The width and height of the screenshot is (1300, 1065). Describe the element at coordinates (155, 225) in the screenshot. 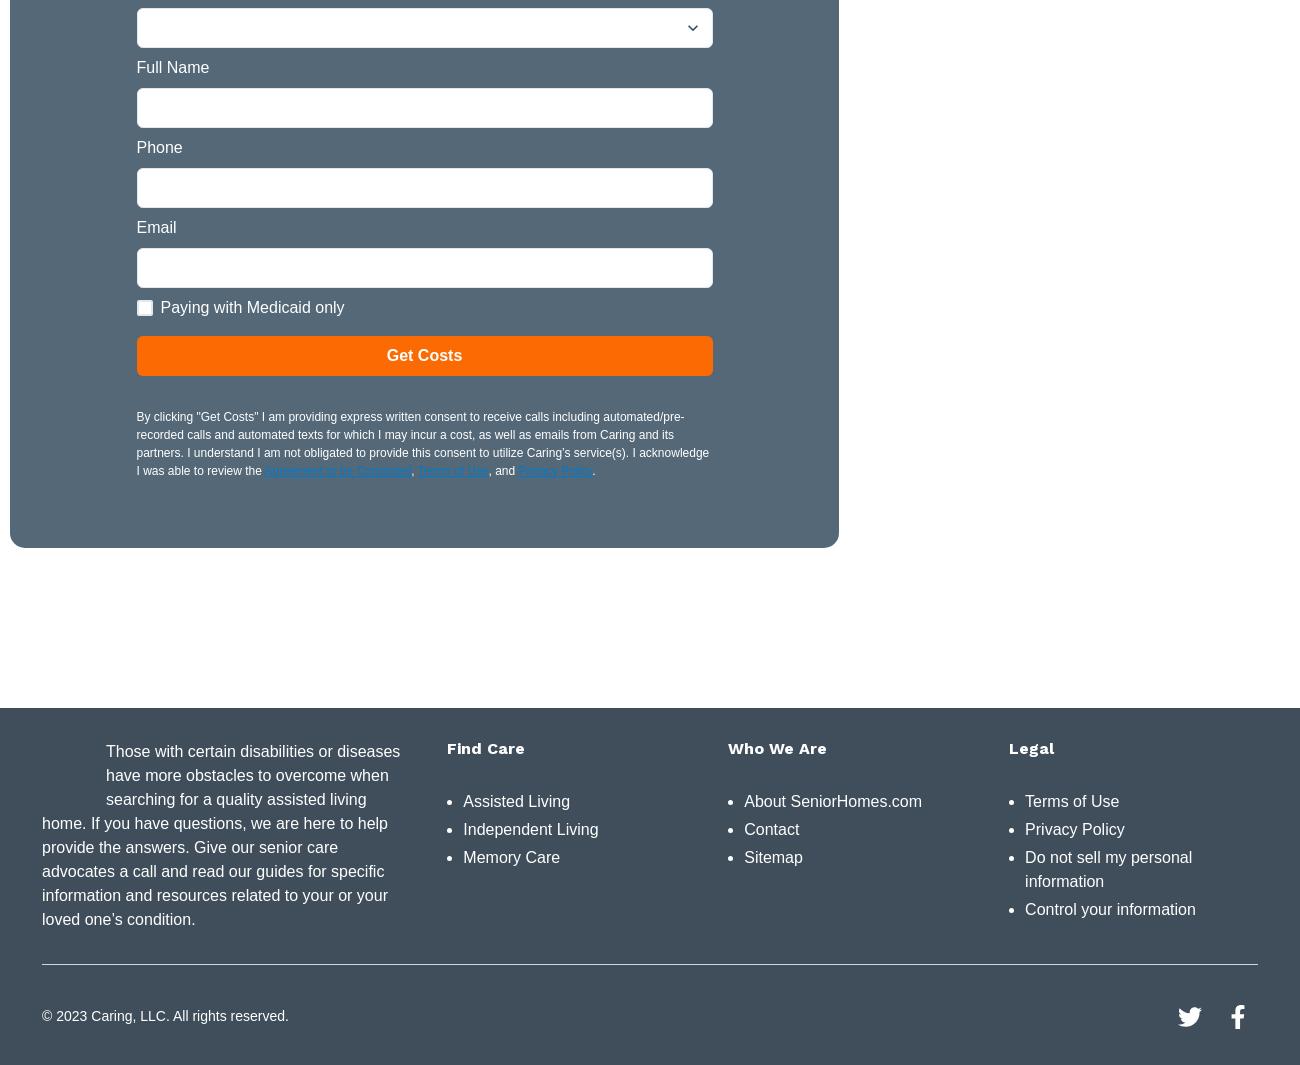

I see `'Email'` at that location.